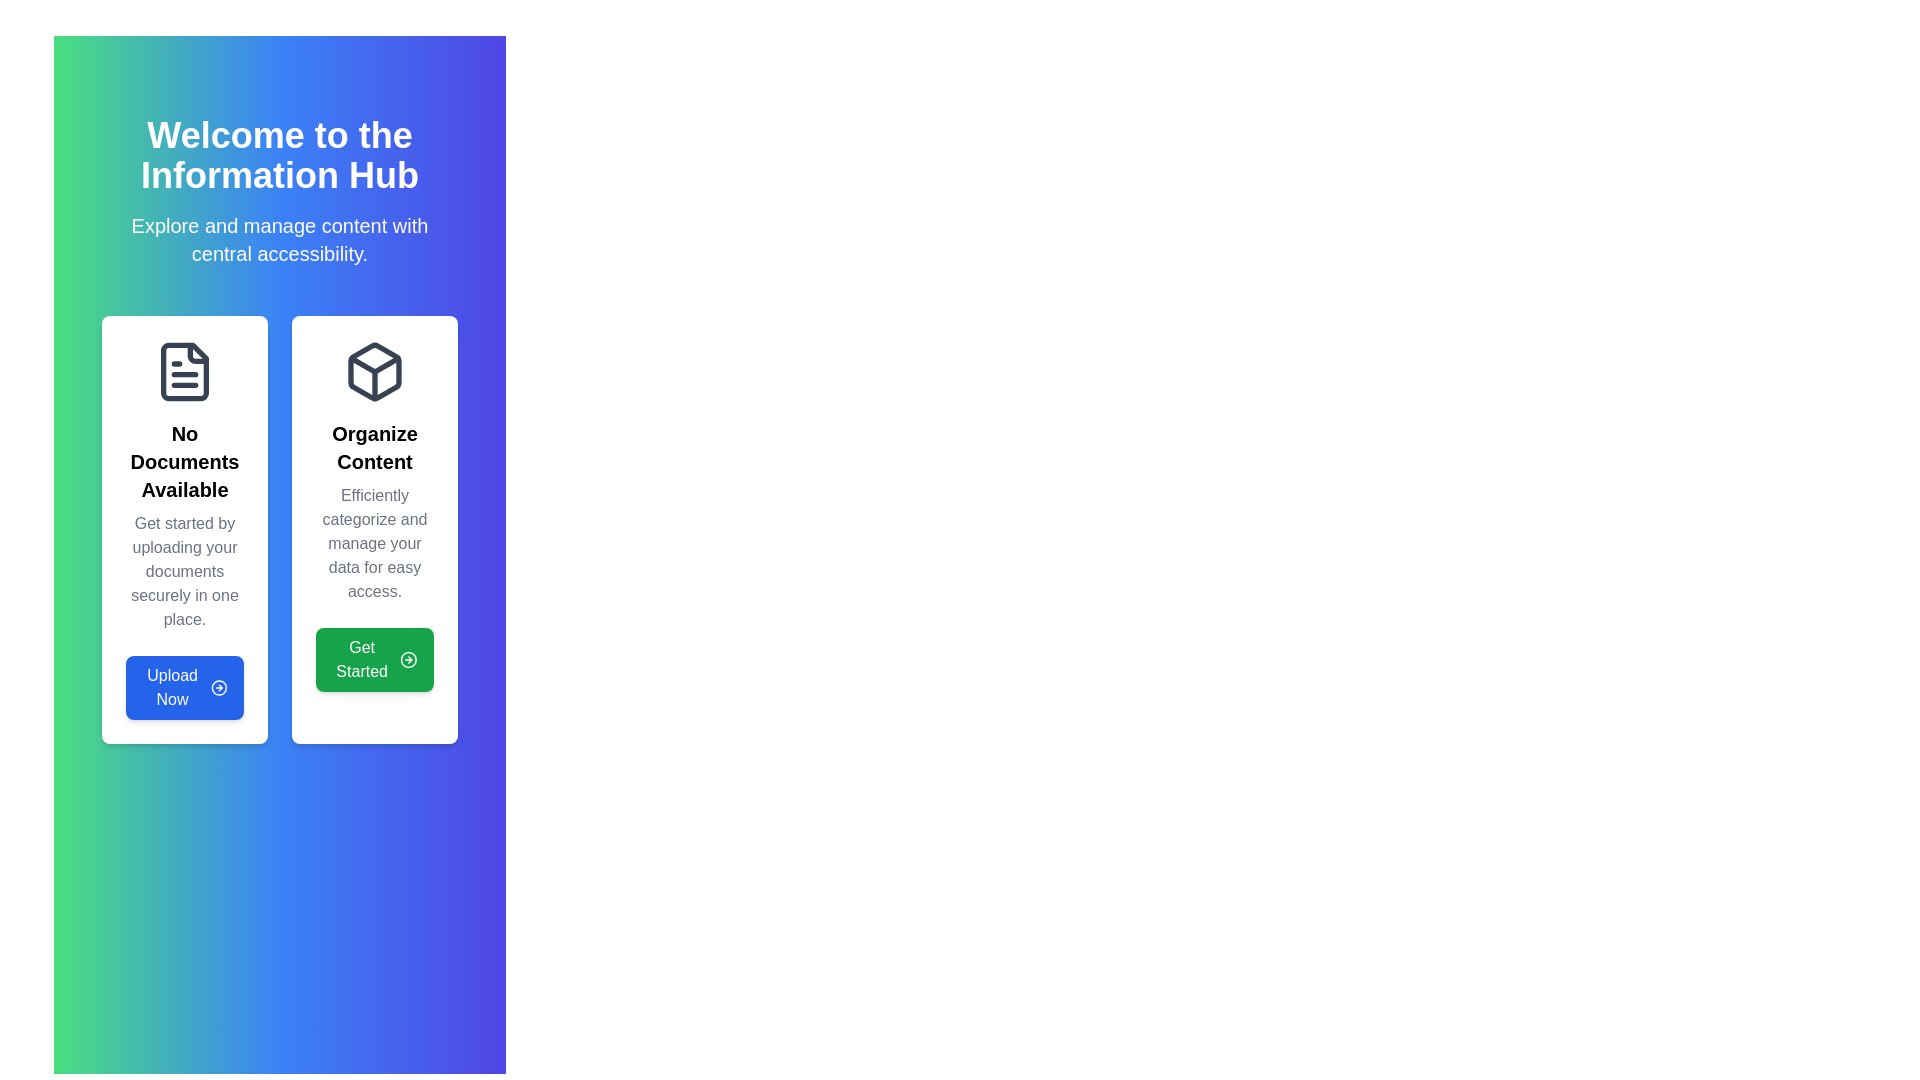 This screenshot has height=1080, width=1920. Describe the element at coordinates (374, 659) in the screenshot. I see `the green rectangular button labeled 'Get Started'` at that location.